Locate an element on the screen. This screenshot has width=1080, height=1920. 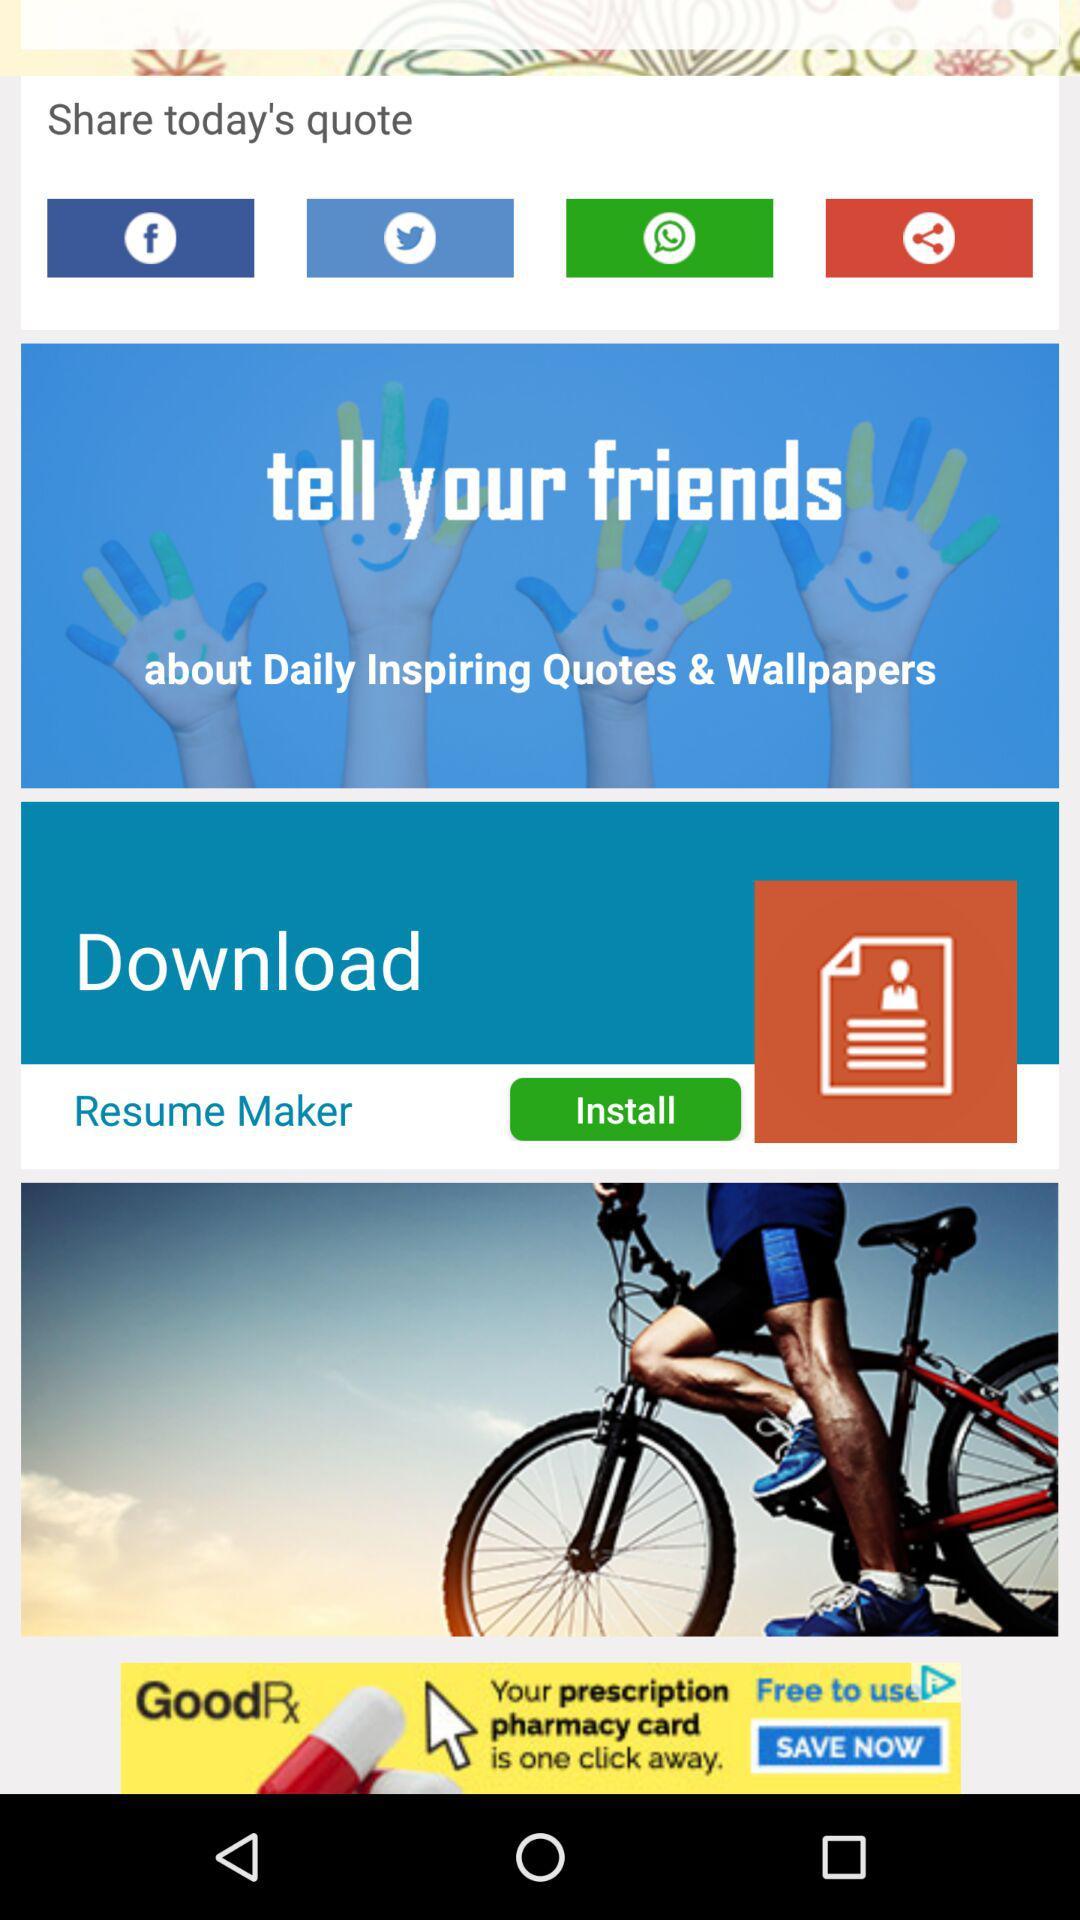
twitter option is located at coordinates (409, 238).